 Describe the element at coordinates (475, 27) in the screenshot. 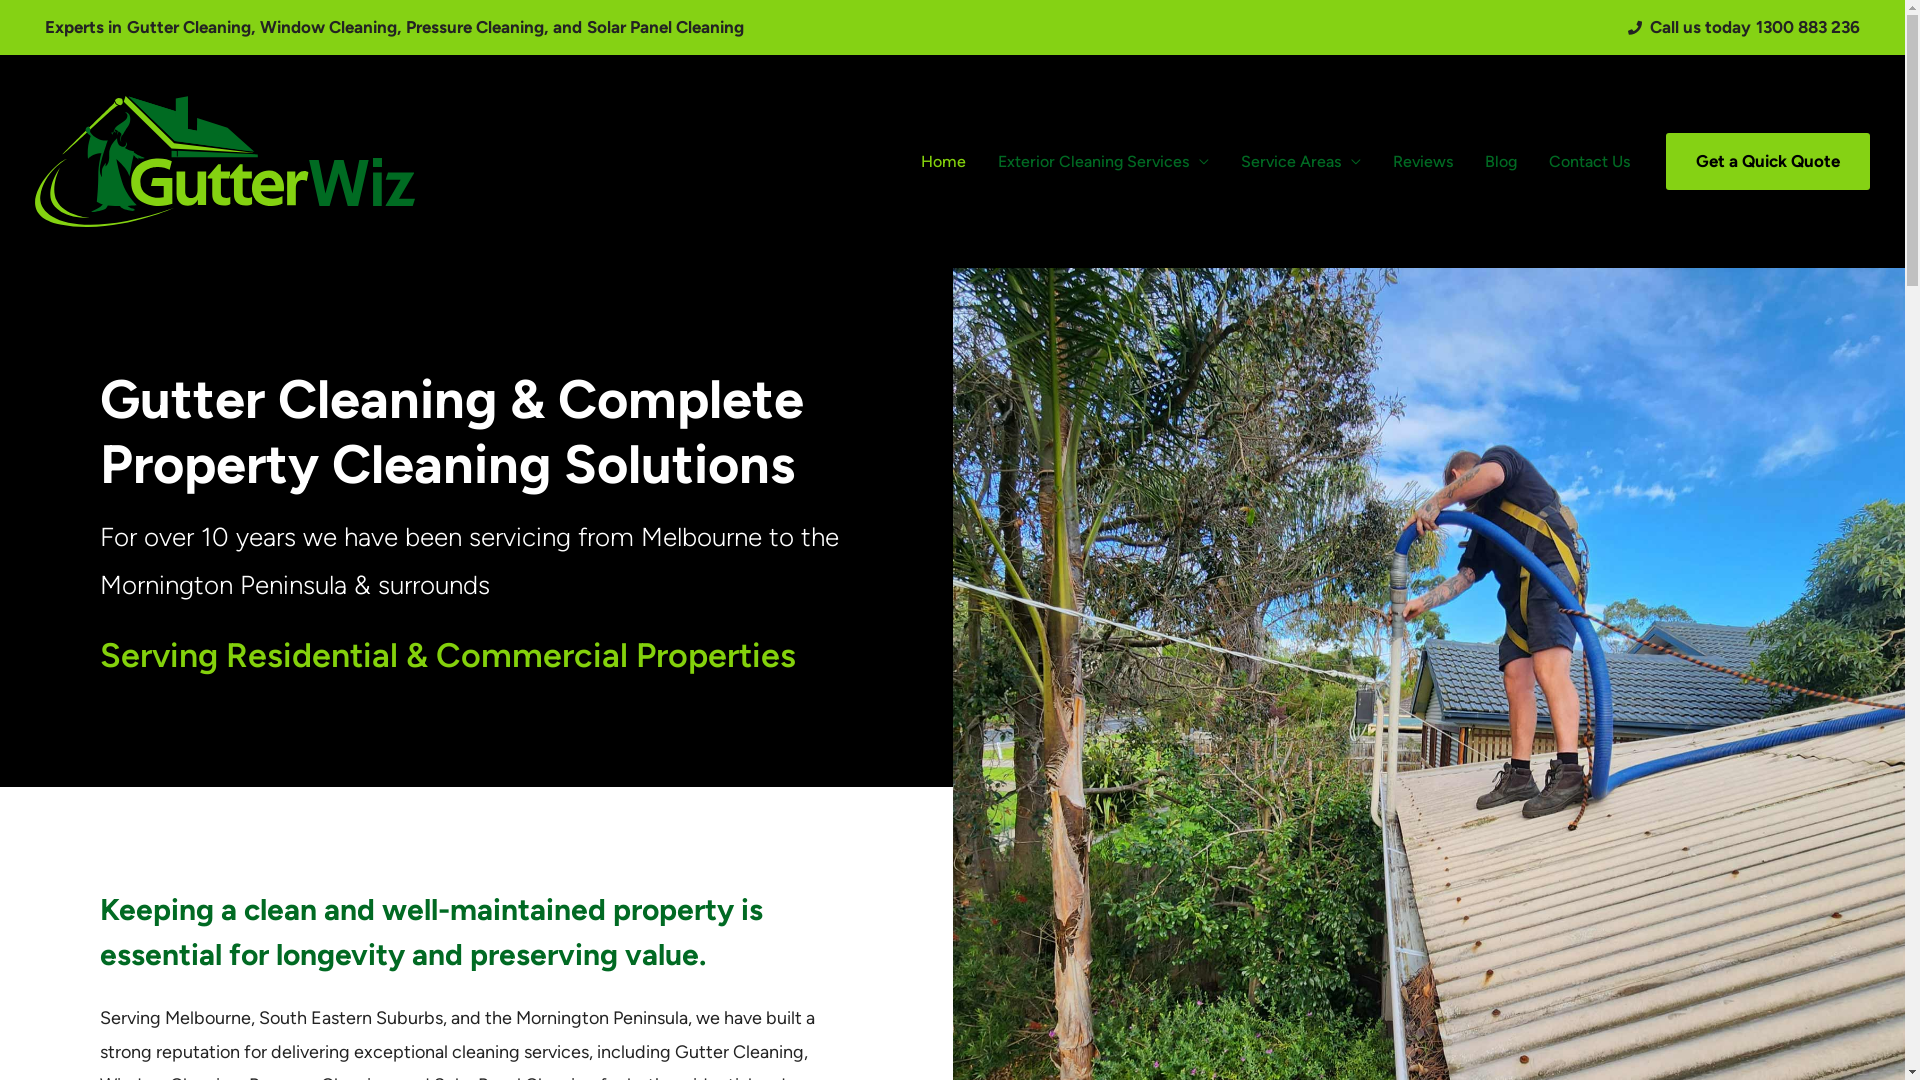

I see `'Pressure Cleaning,'` at that location.